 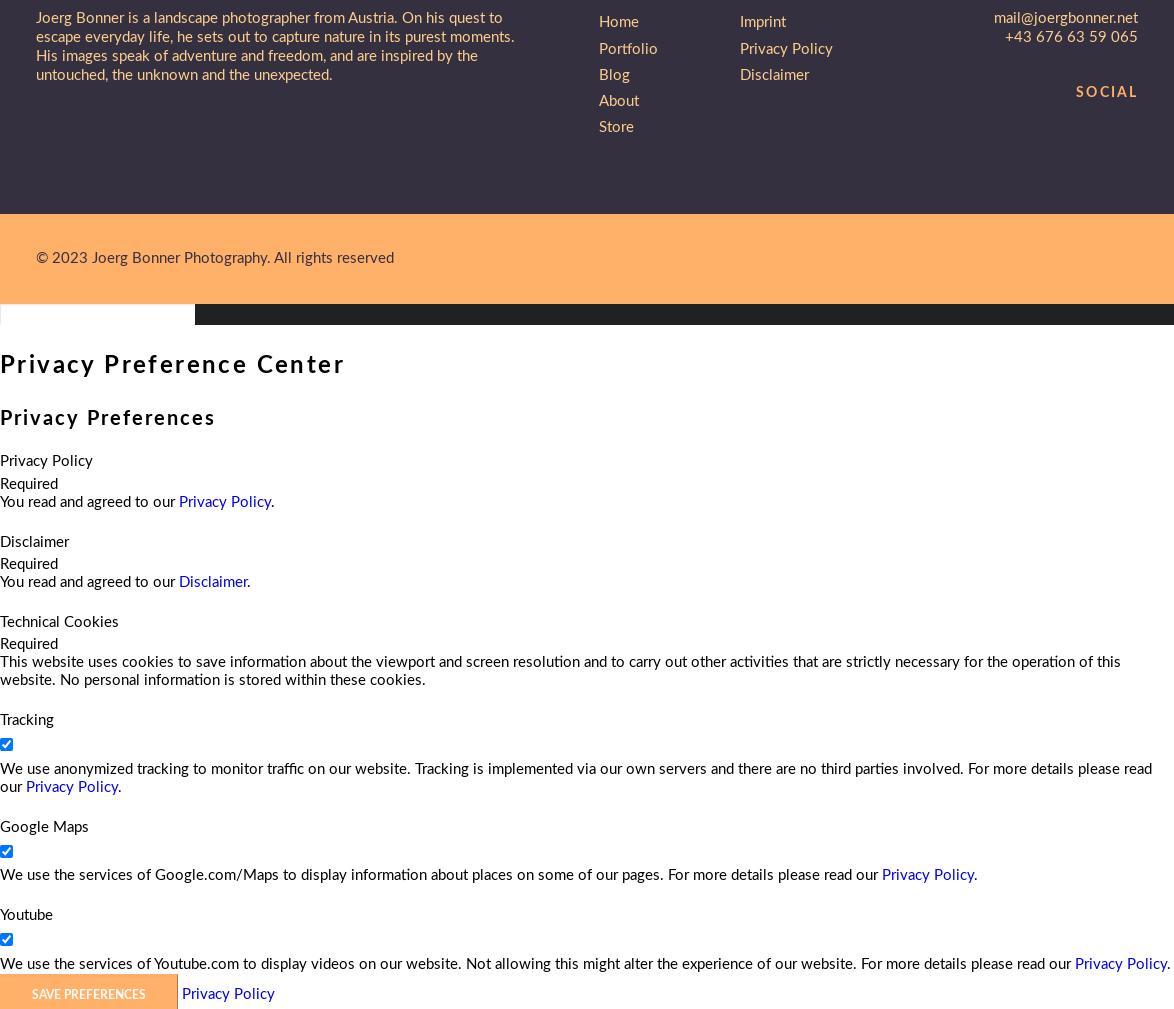 What do you see at coordinates (0, 963) in the screenshot?
I see `'We use the services of Youtube.com to display videos on our website. Not allowing this might alter the experience of our website. For more details please read our'` at bounding box center [0, 963].